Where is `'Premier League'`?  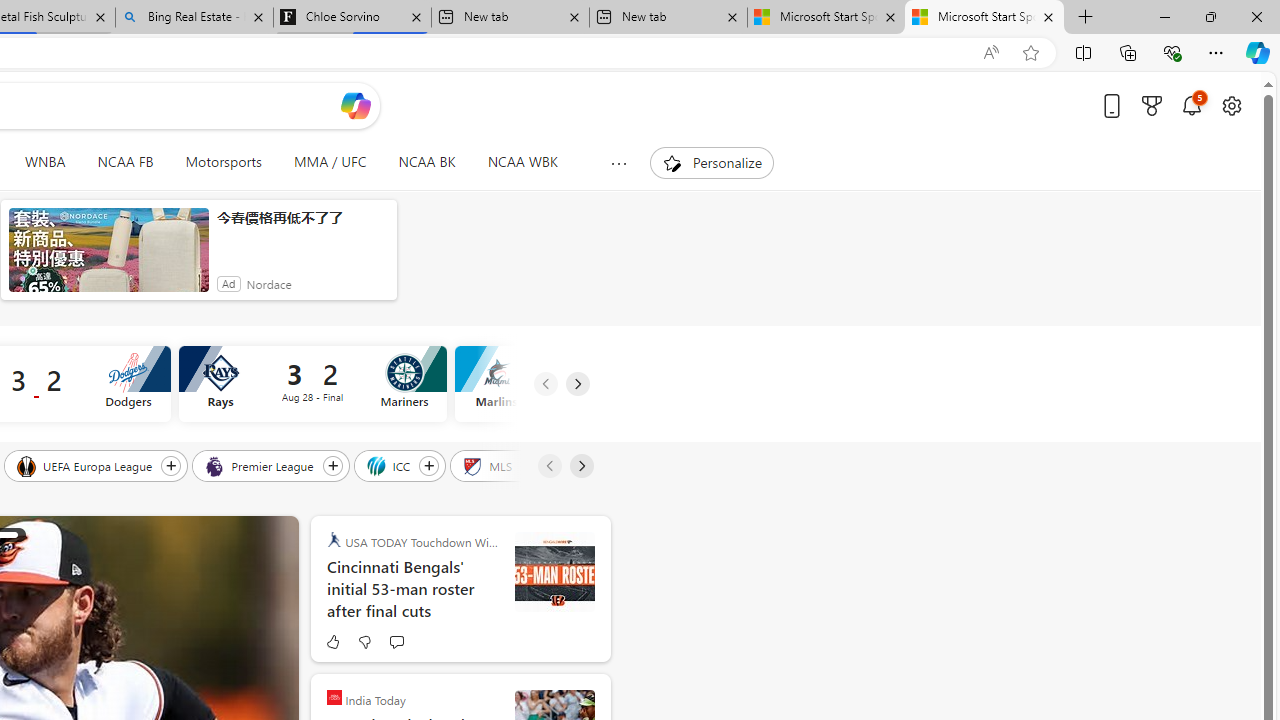
'Premier League' is located at coordinates (260, 465).